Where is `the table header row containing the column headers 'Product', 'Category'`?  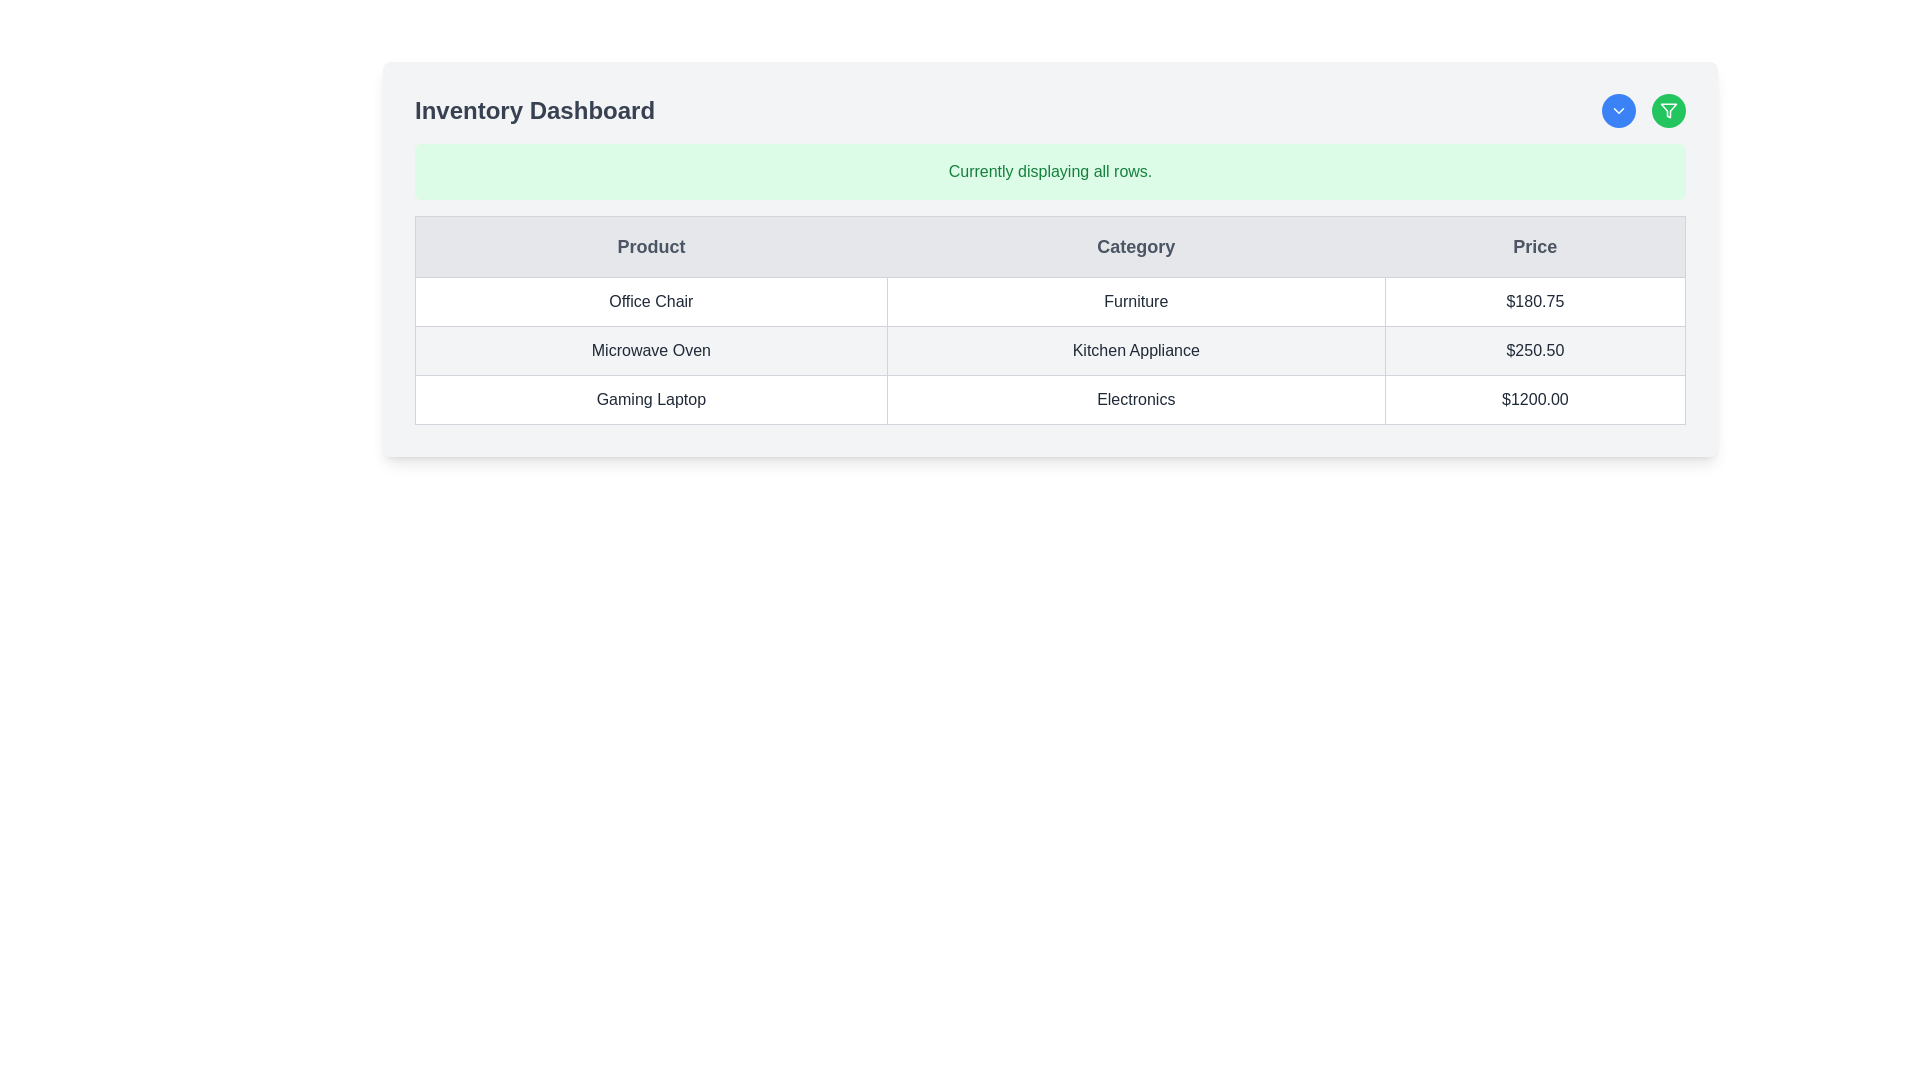 the table header row containing the column headers 'Product', 'Category' is located at coordinates (1049, 245).